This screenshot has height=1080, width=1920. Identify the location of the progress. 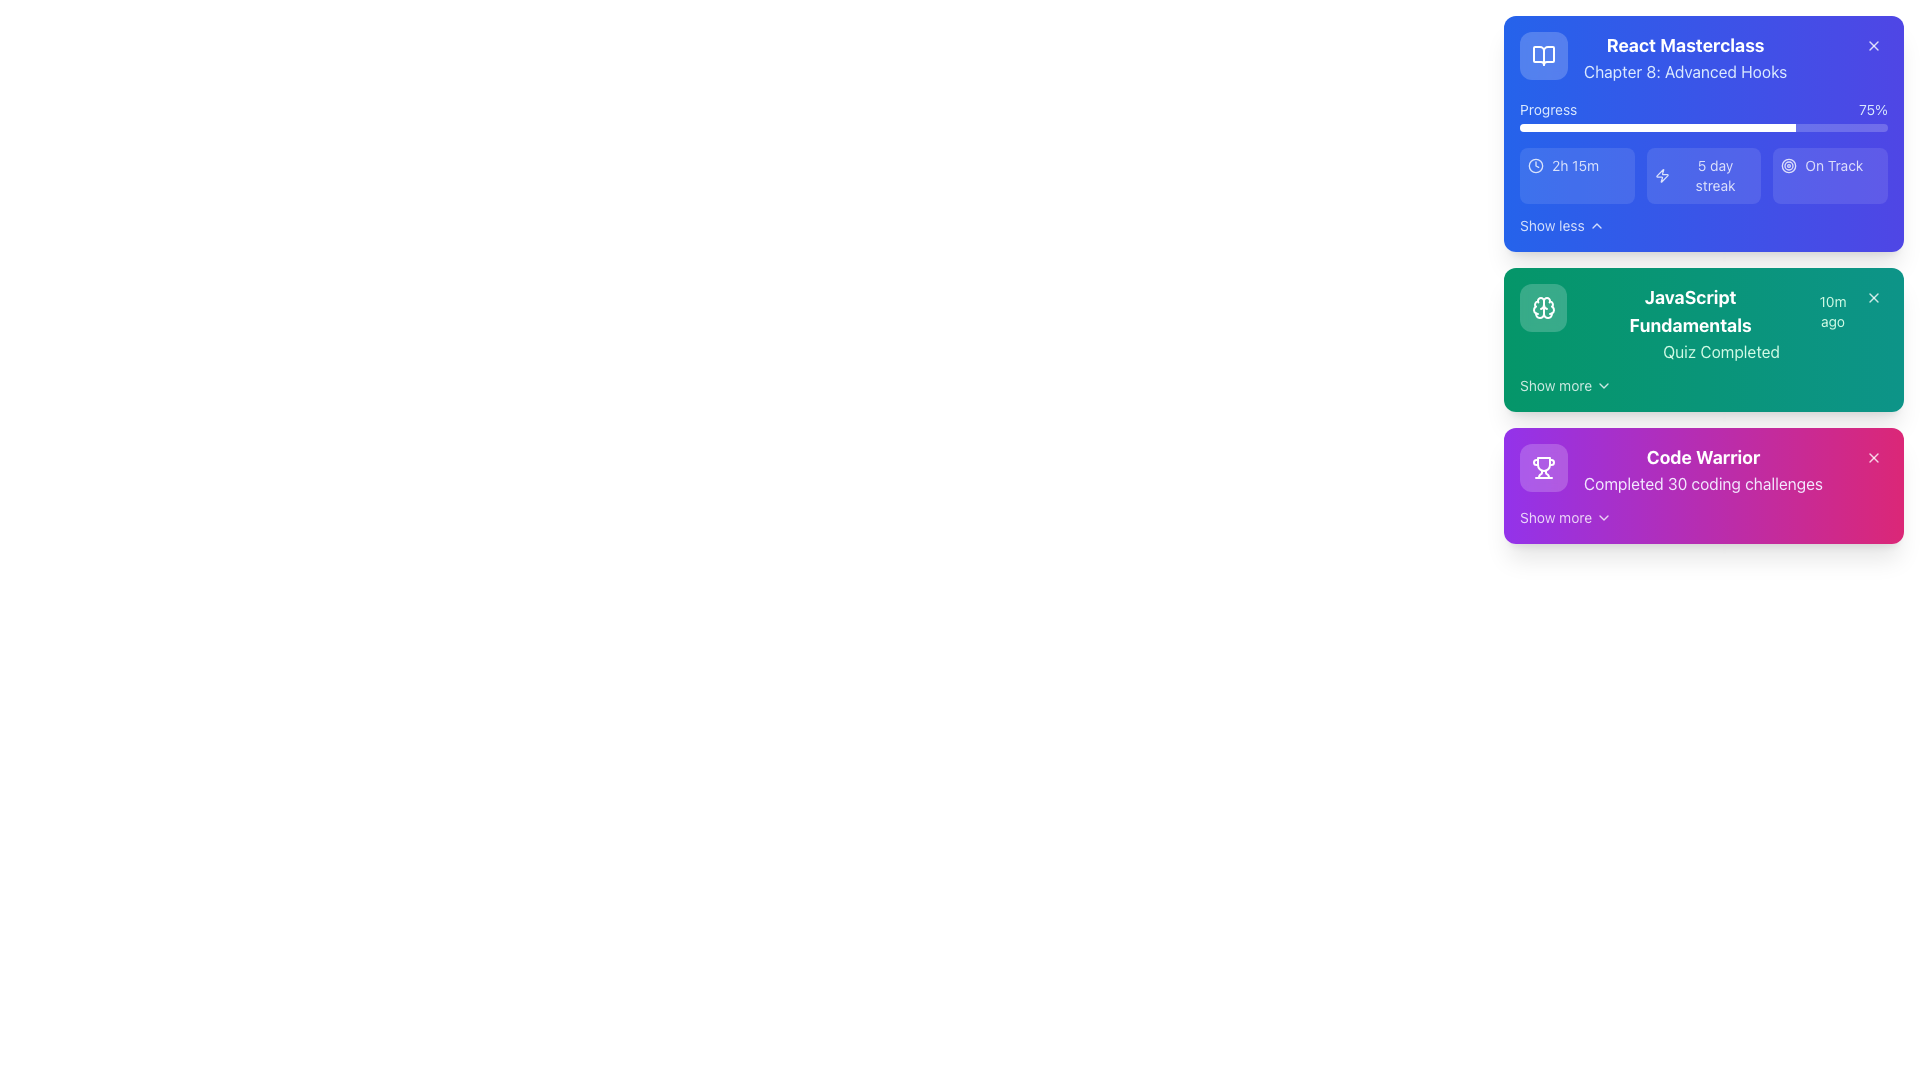
(1641, 127).